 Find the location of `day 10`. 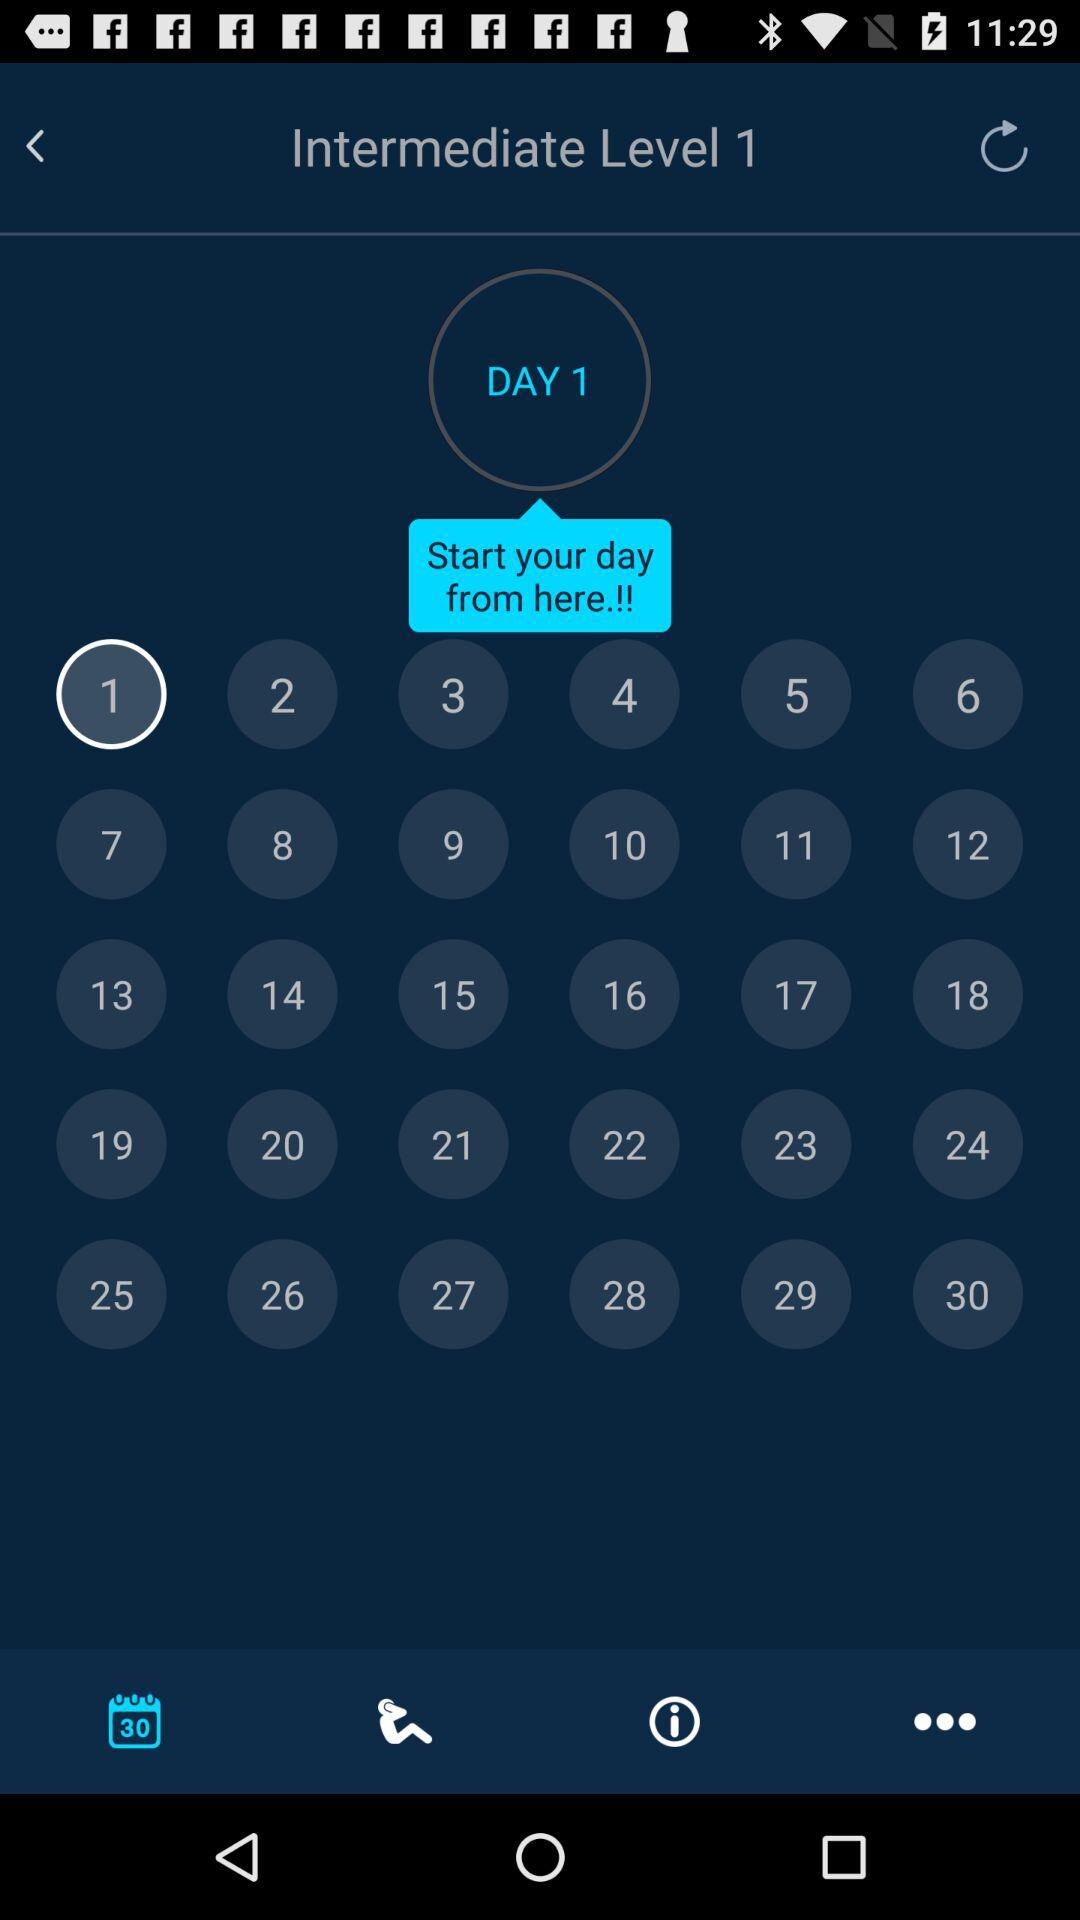

day 10 is located at coordinates (623, 844).